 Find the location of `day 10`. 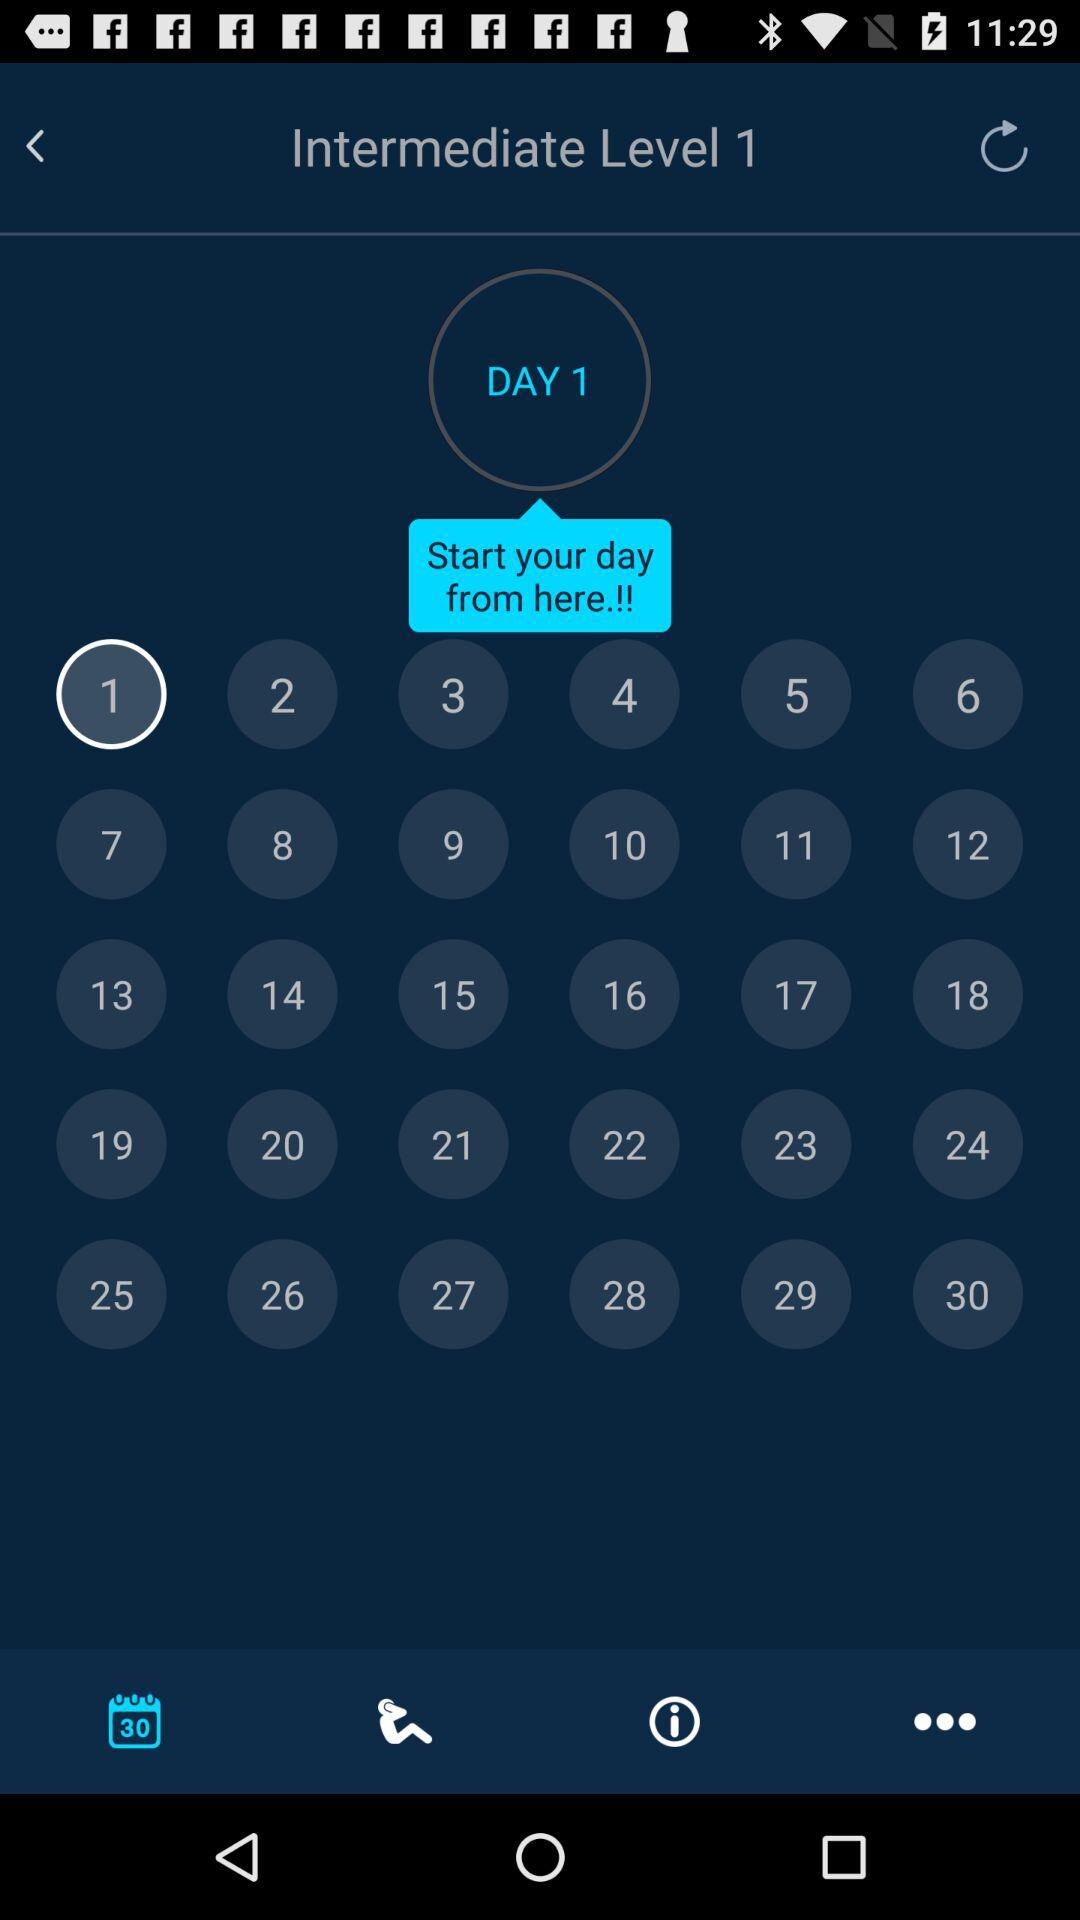

day 10 is located at coordinates (623, 844).